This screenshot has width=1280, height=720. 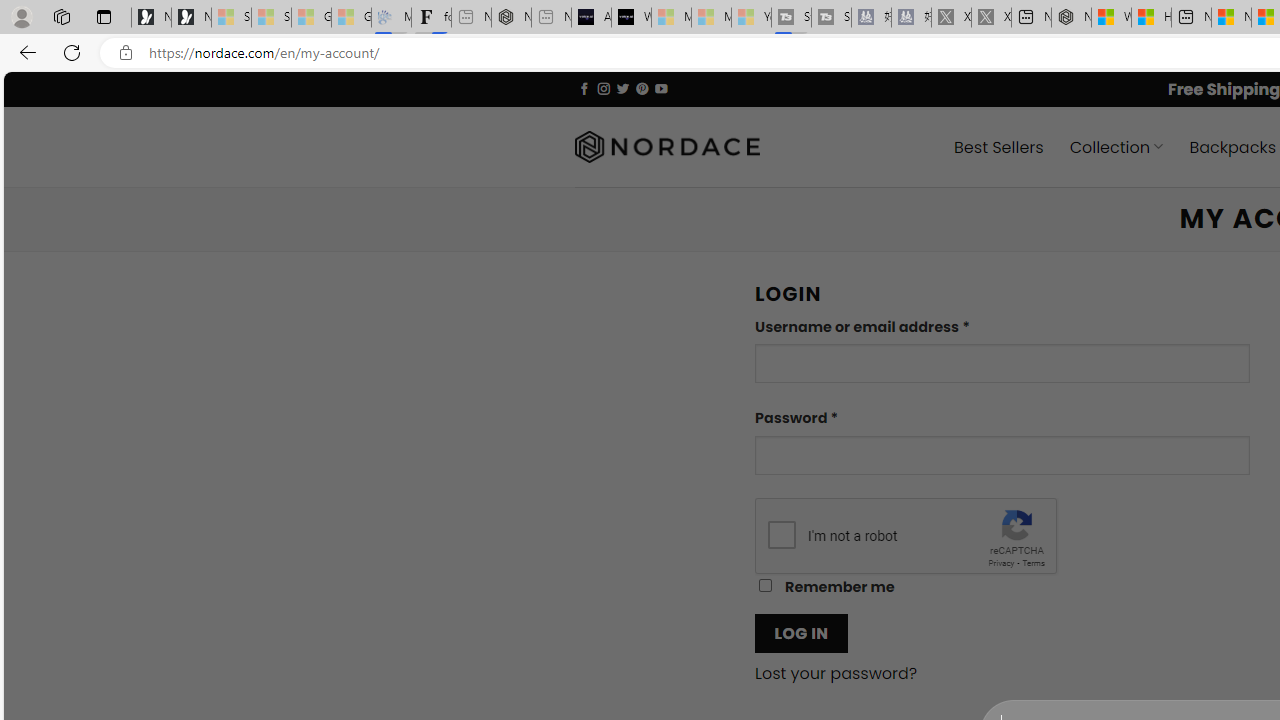 What do you see at coordinates (1151, 17) in the screenshot?
I see `'Huge shark washes ashore at New York City beach | Watch'` at bounding box center [1151, 17].